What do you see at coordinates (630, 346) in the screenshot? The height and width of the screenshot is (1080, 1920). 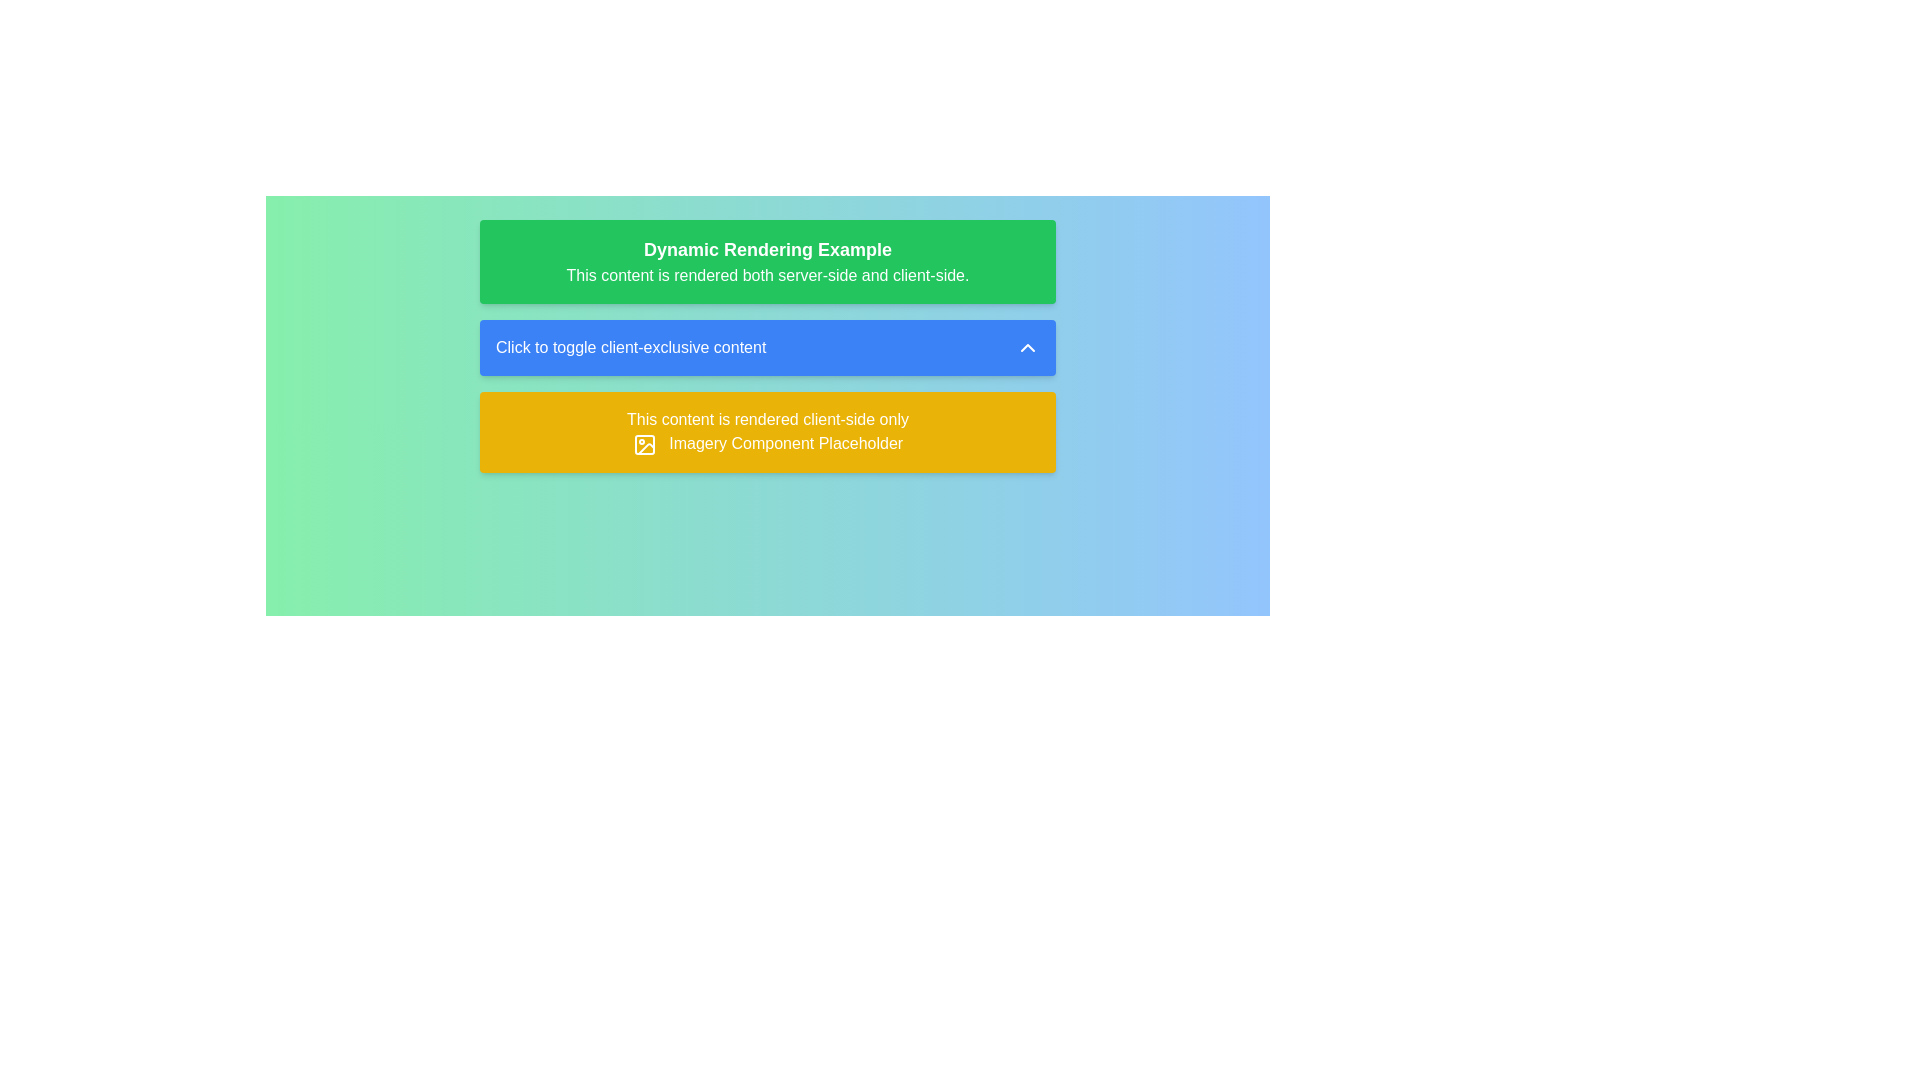 I see `text from the instructional text label located in the blue background banner below the green 'Dynamic Rendering Example' banner` at bounding box center [630, 346].